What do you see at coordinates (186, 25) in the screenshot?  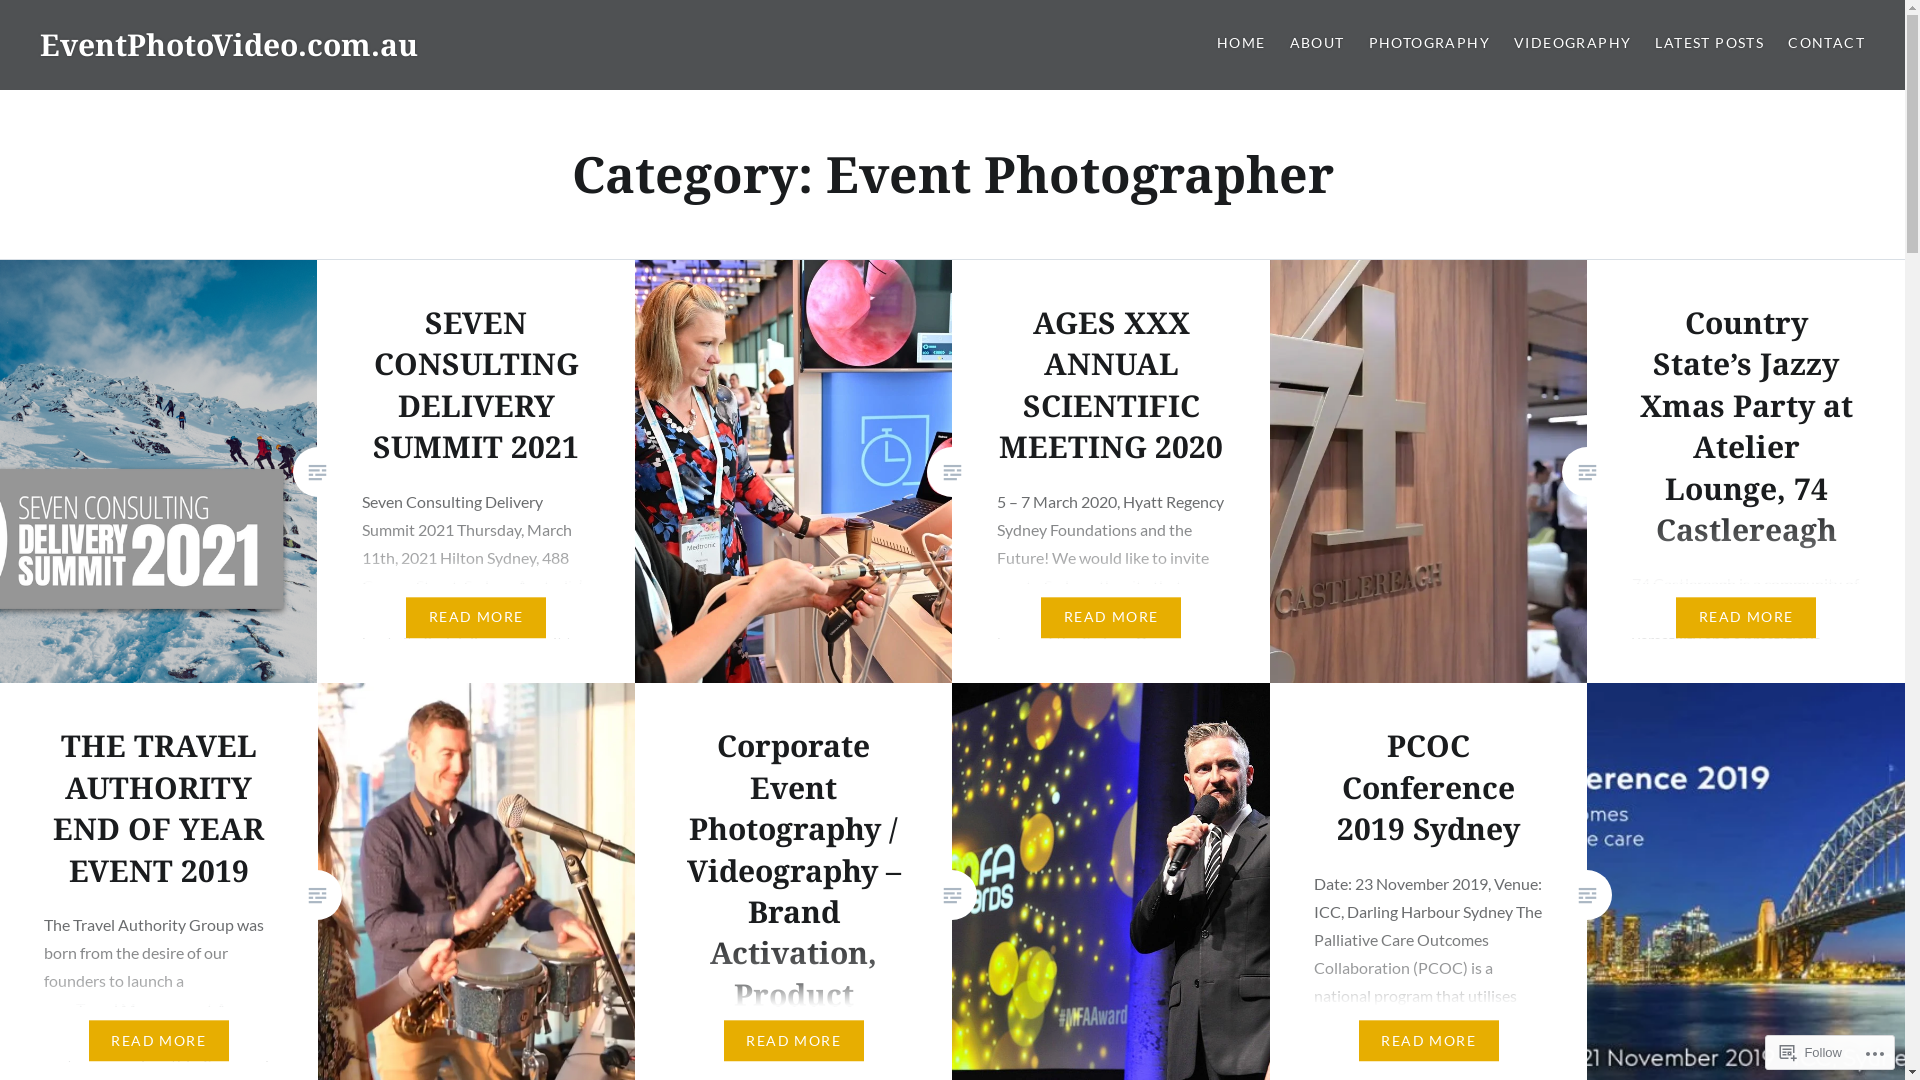 I see `'Search'` at bounding box center [186, 25].